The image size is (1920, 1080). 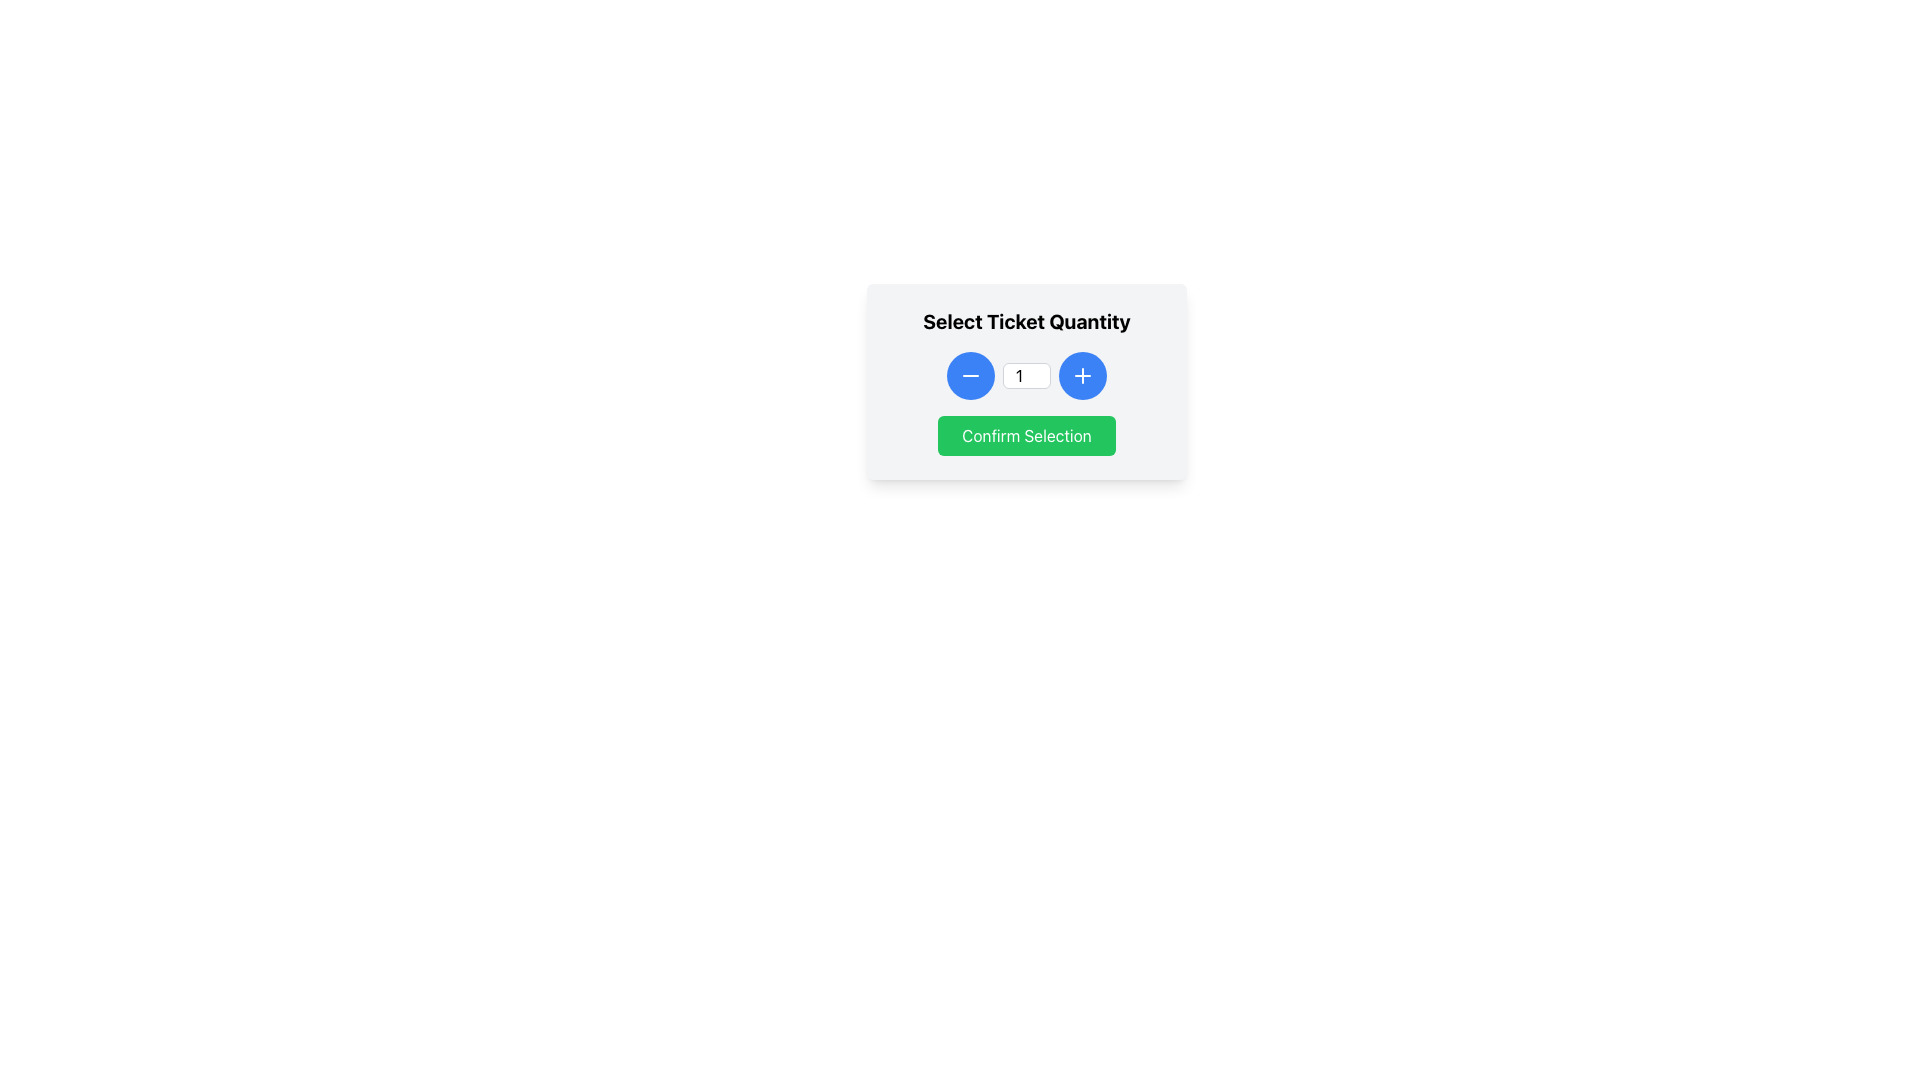 I want to click on the green 'Confirm Selection' button located at the bottom of the card-style layout to confirm the selection, so click(x=1027, y=434).